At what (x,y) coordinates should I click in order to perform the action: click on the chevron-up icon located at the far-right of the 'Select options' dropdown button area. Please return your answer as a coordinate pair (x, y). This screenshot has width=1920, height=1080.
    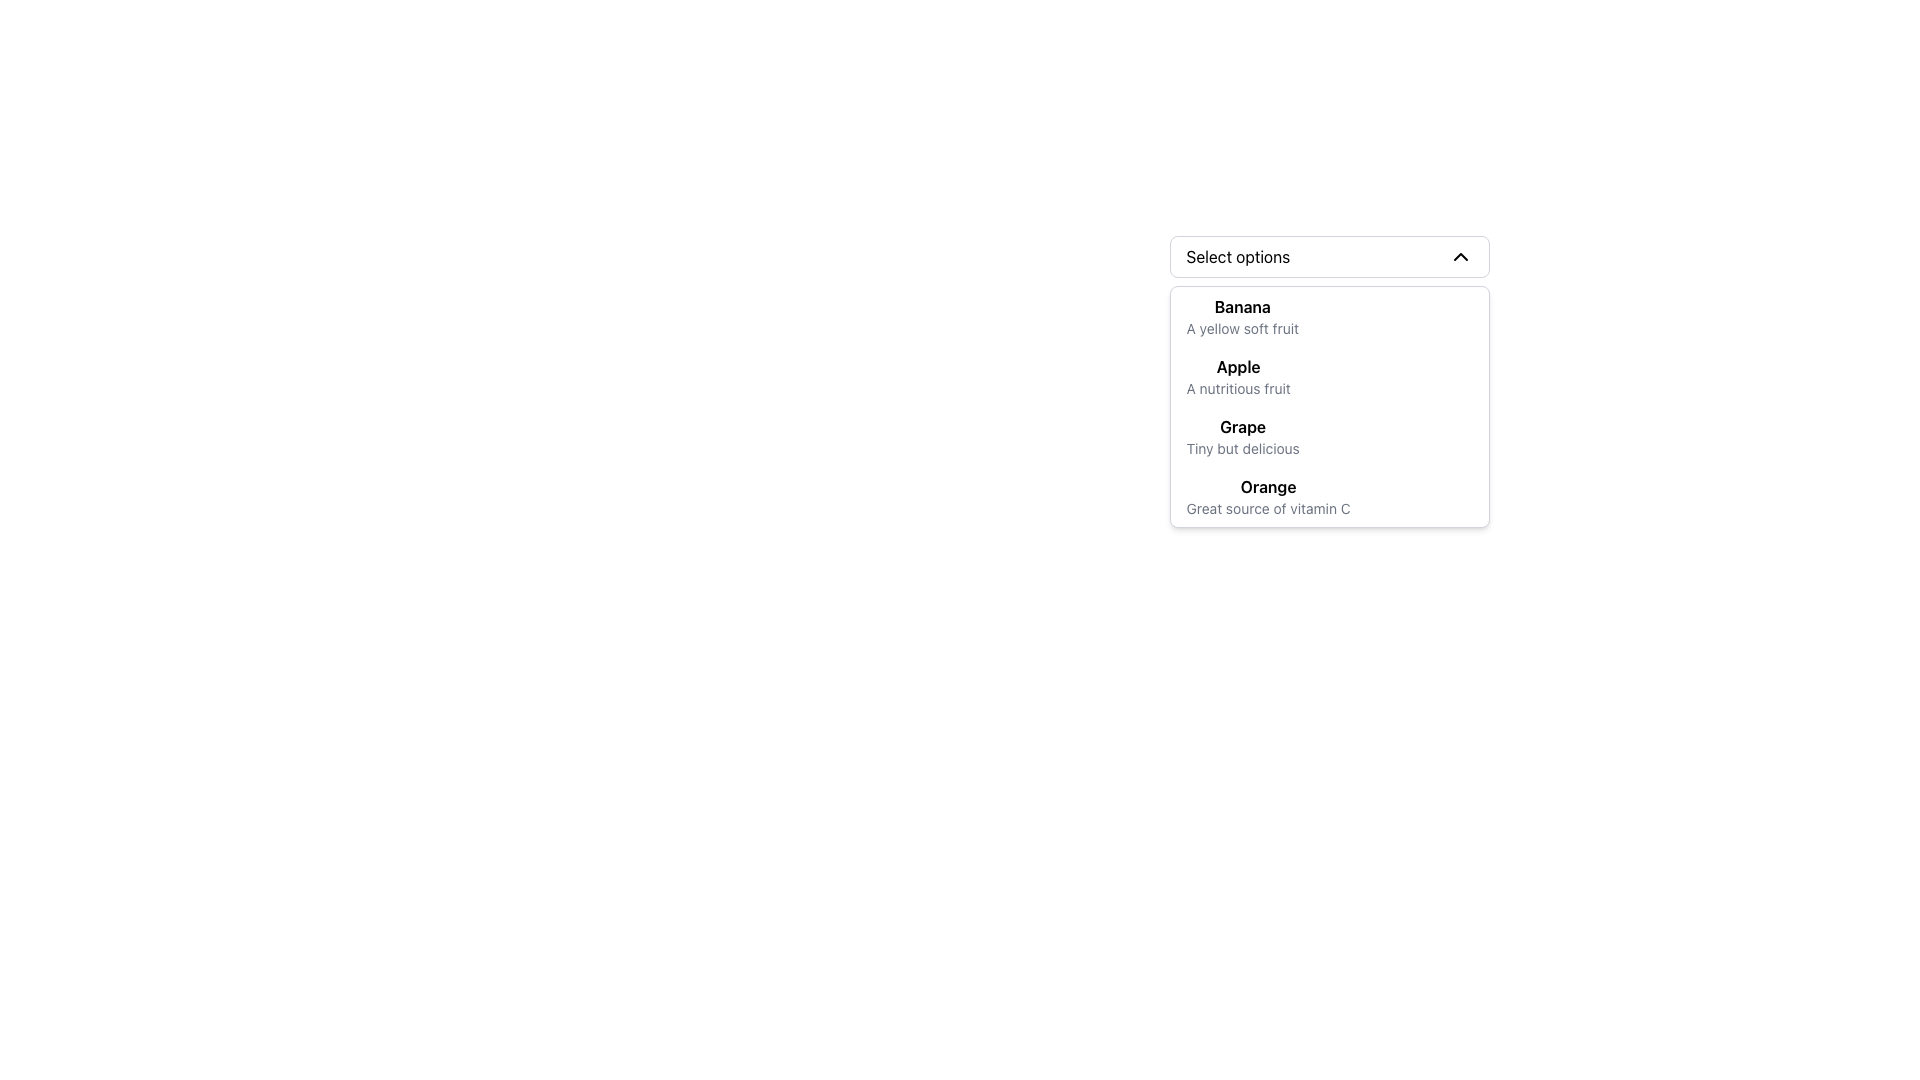
    Looking at the image, I should click on (1460, 256).